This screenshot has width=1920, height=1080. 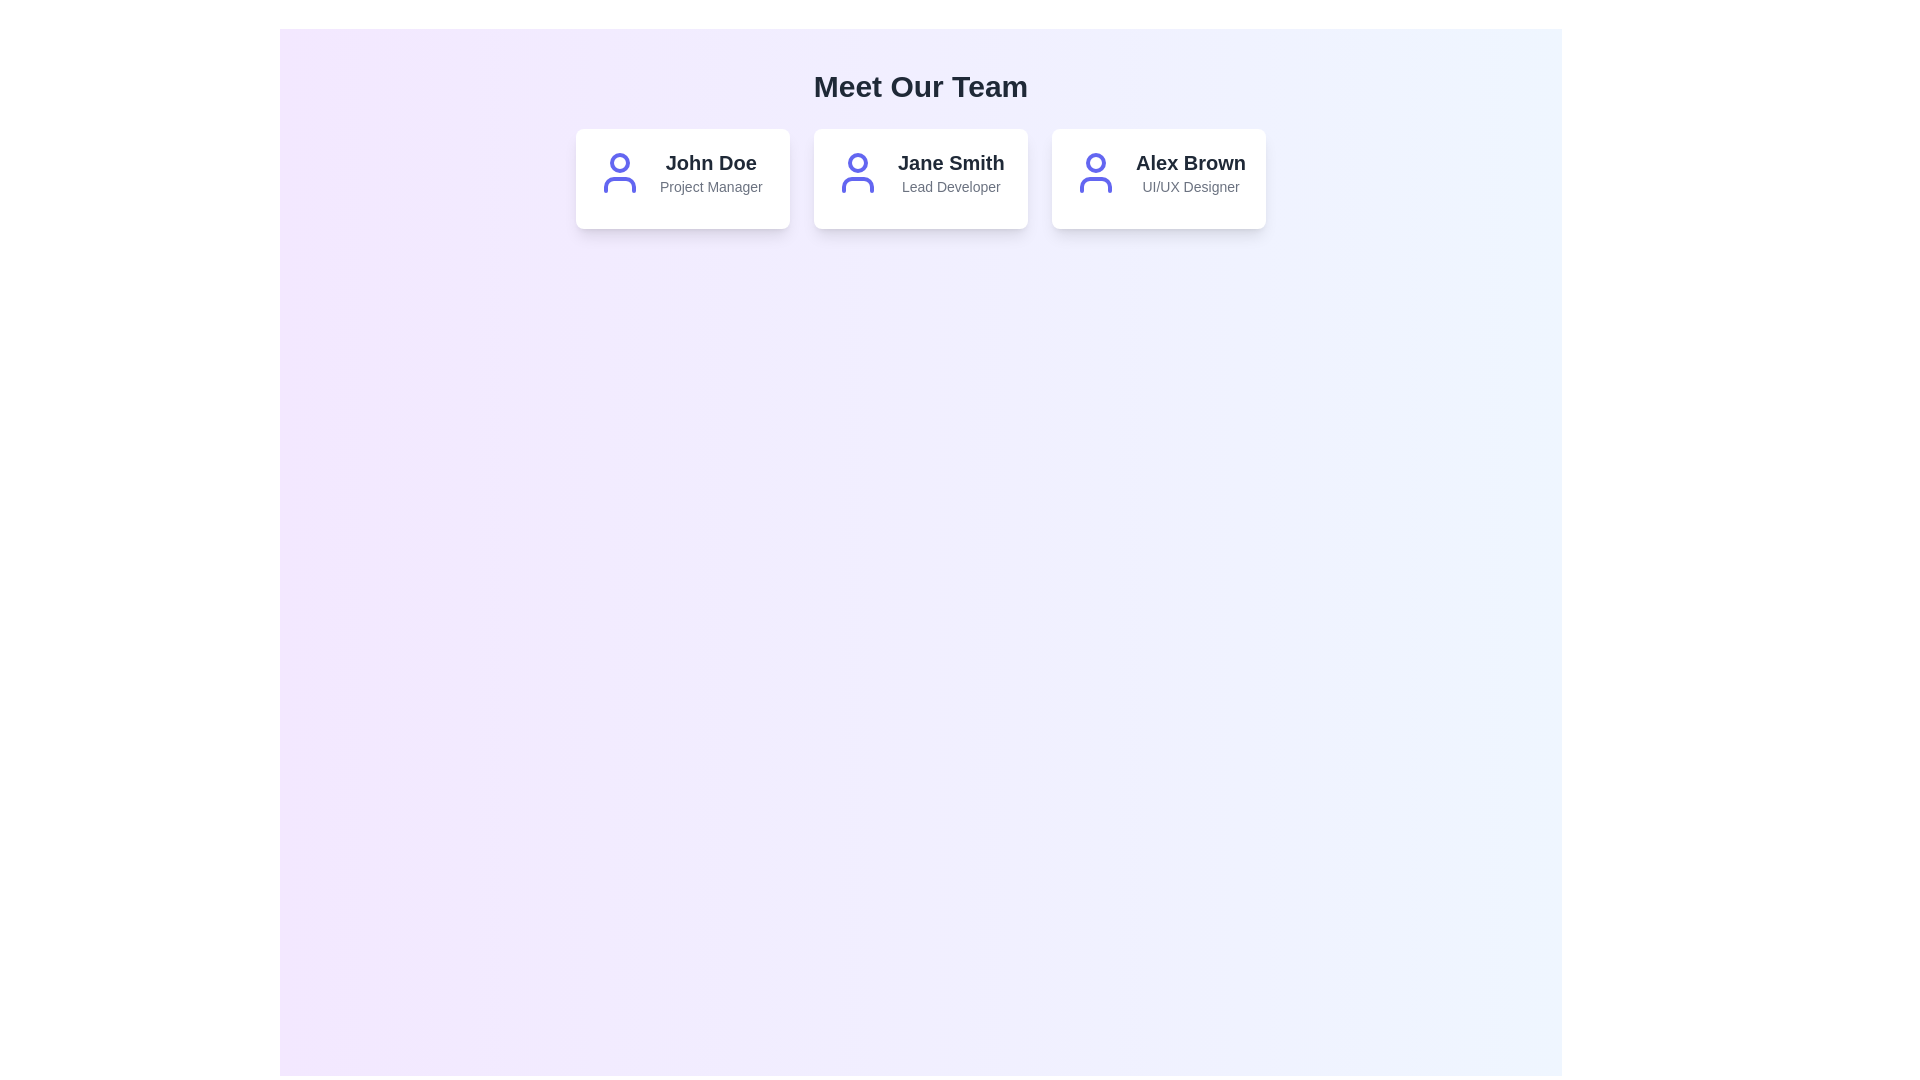 I want to click on displayed text from the second team member description label, which is centrally positioned between 'John Doe' and 'Alex Brown', so click(x=950, y=172).